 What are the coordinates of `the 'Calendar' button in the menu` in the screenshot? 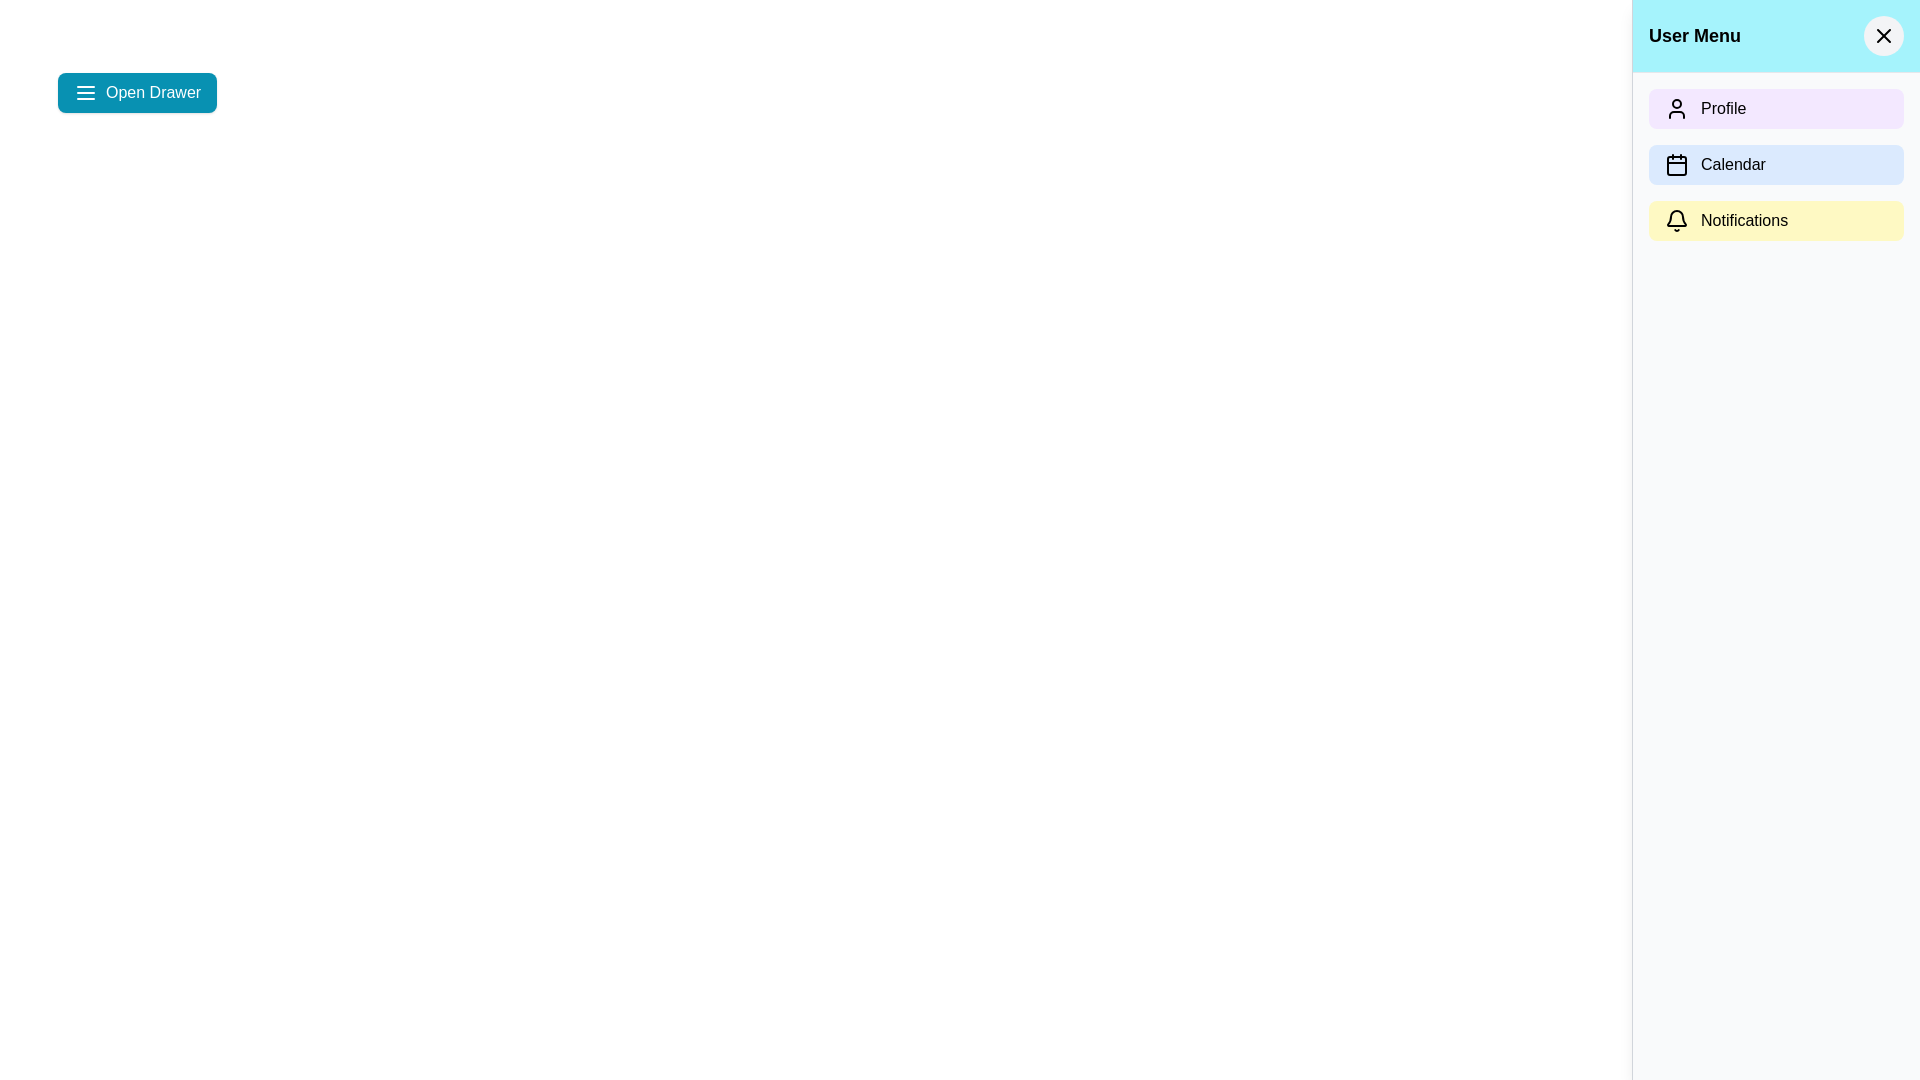 It's located at (1776, 164).